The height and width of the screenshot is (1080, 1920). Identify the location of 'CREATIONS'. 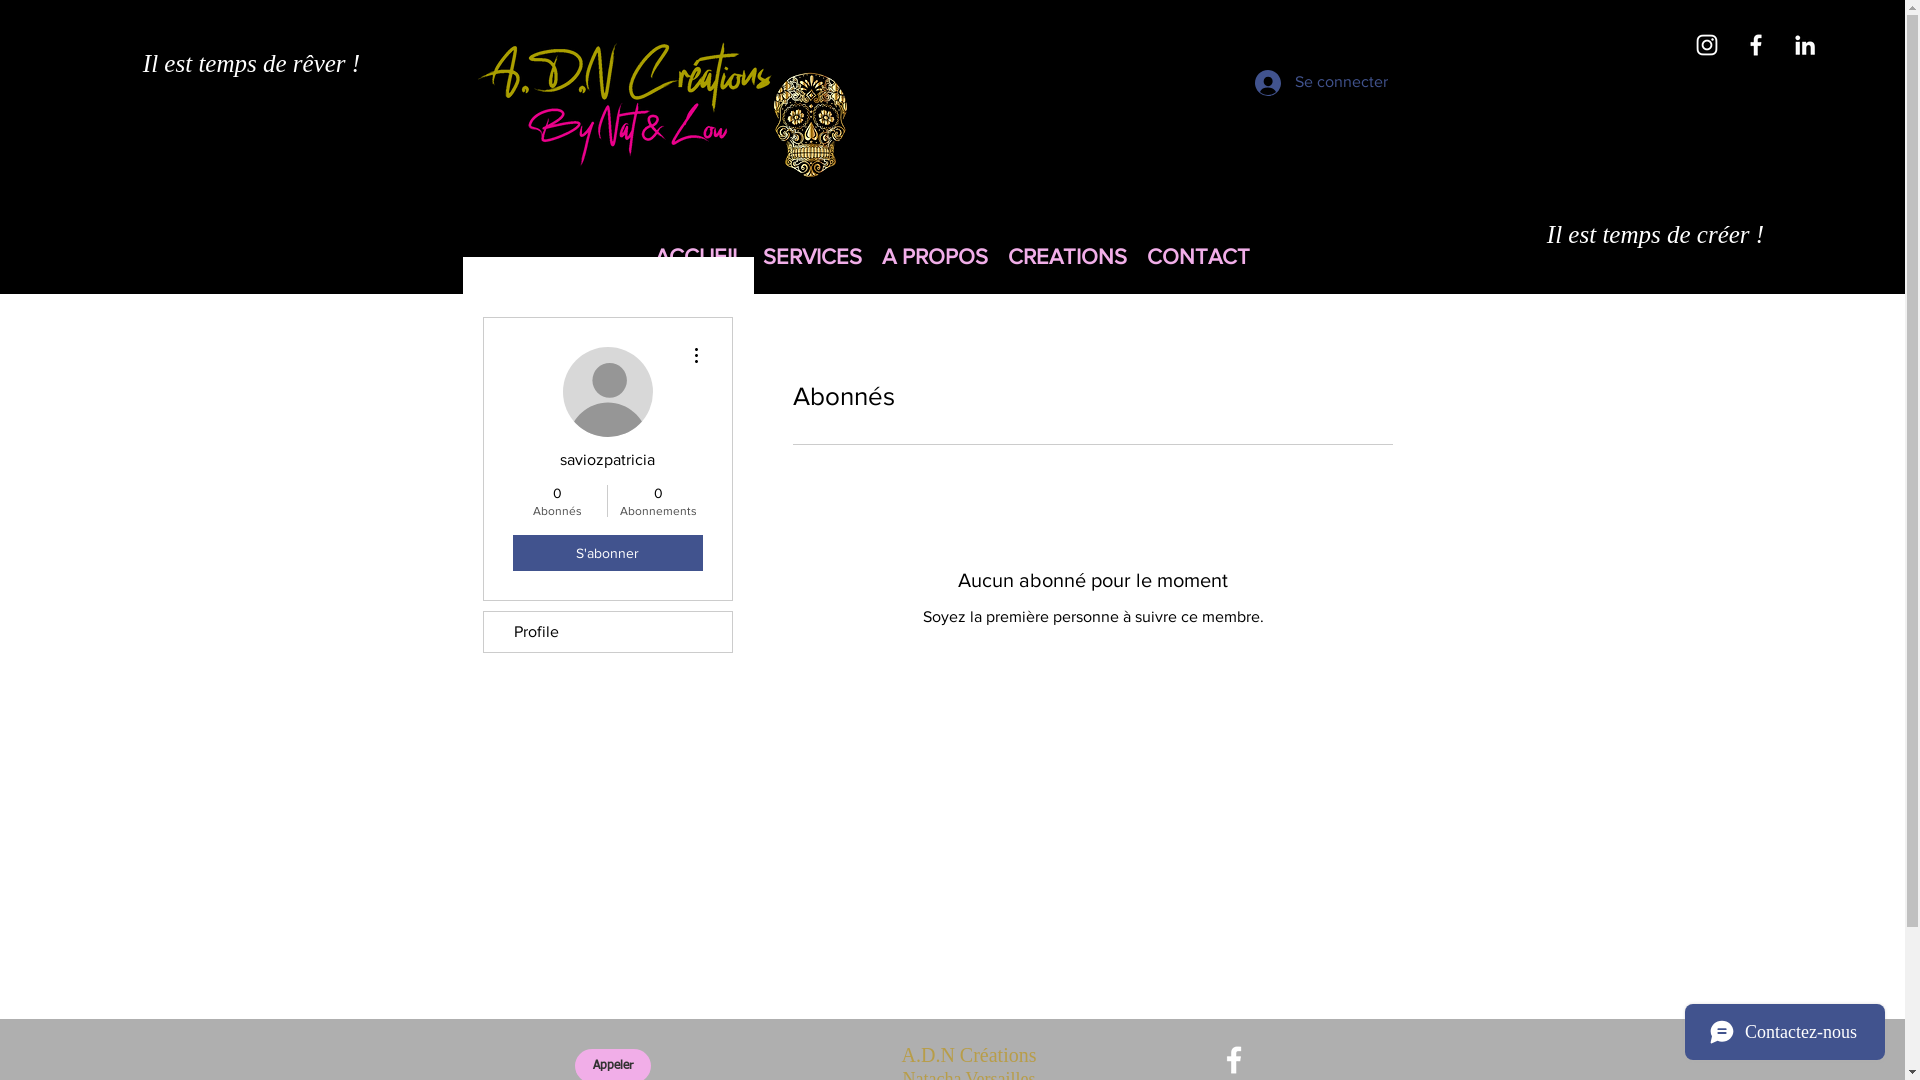
(1066, 255).